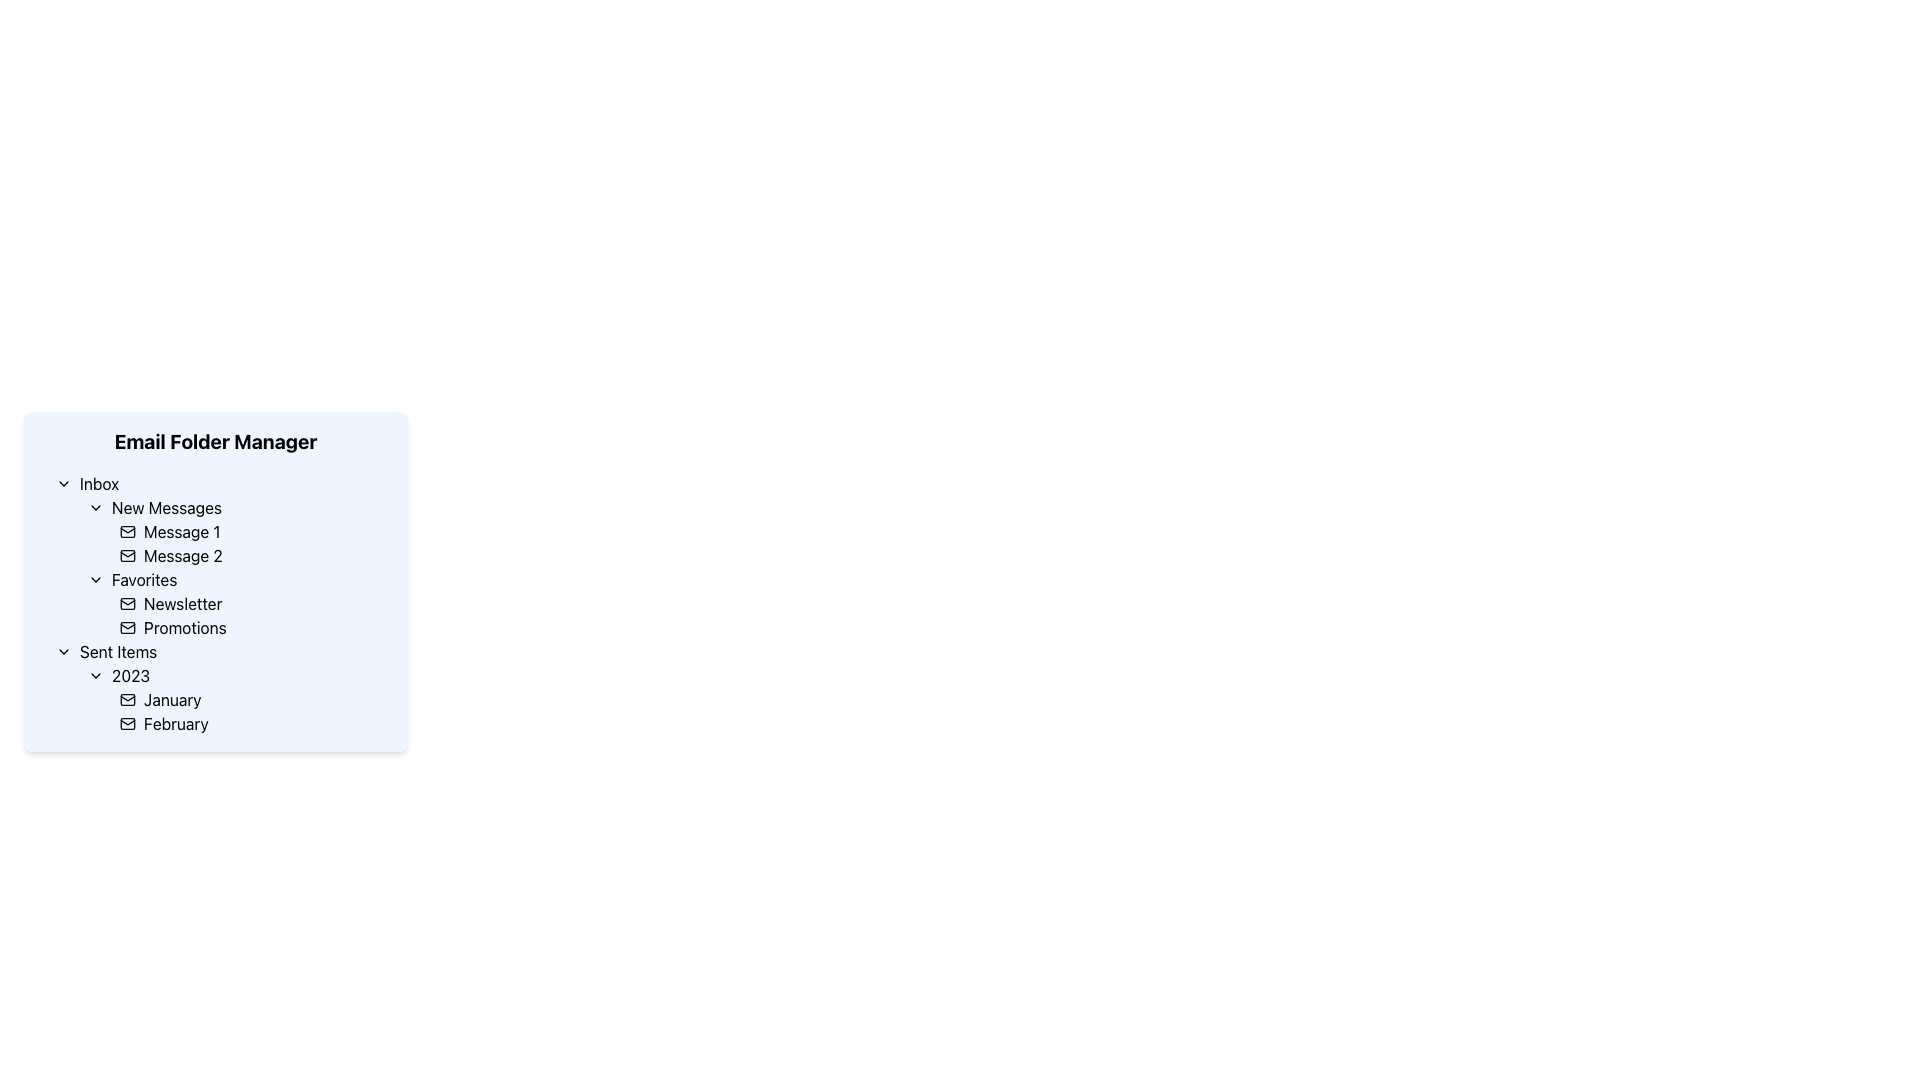 This screenshot has width=1920, height=1080. I want to click on the envelope icon for denoting a message or email located next to the folder label 'New Messages' in the 'Email Folder Manager' interface, so click(127, 698).